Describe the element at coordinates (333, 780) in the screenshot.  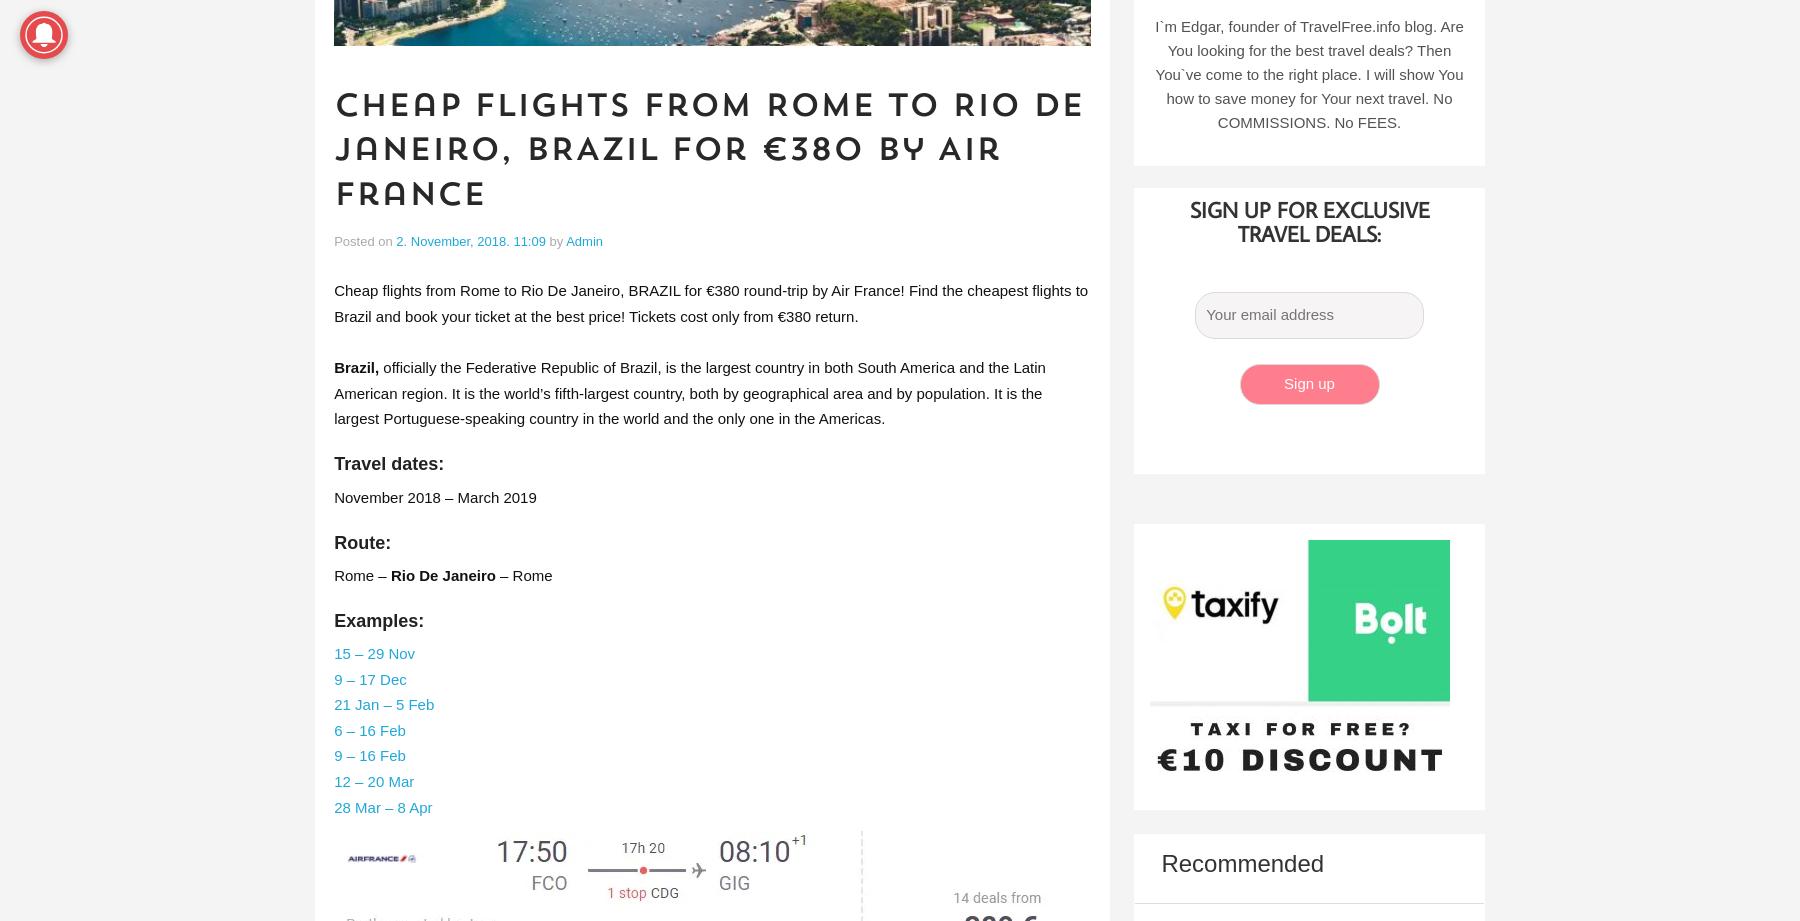
I see `'12 – 20 Mar'` at that location.